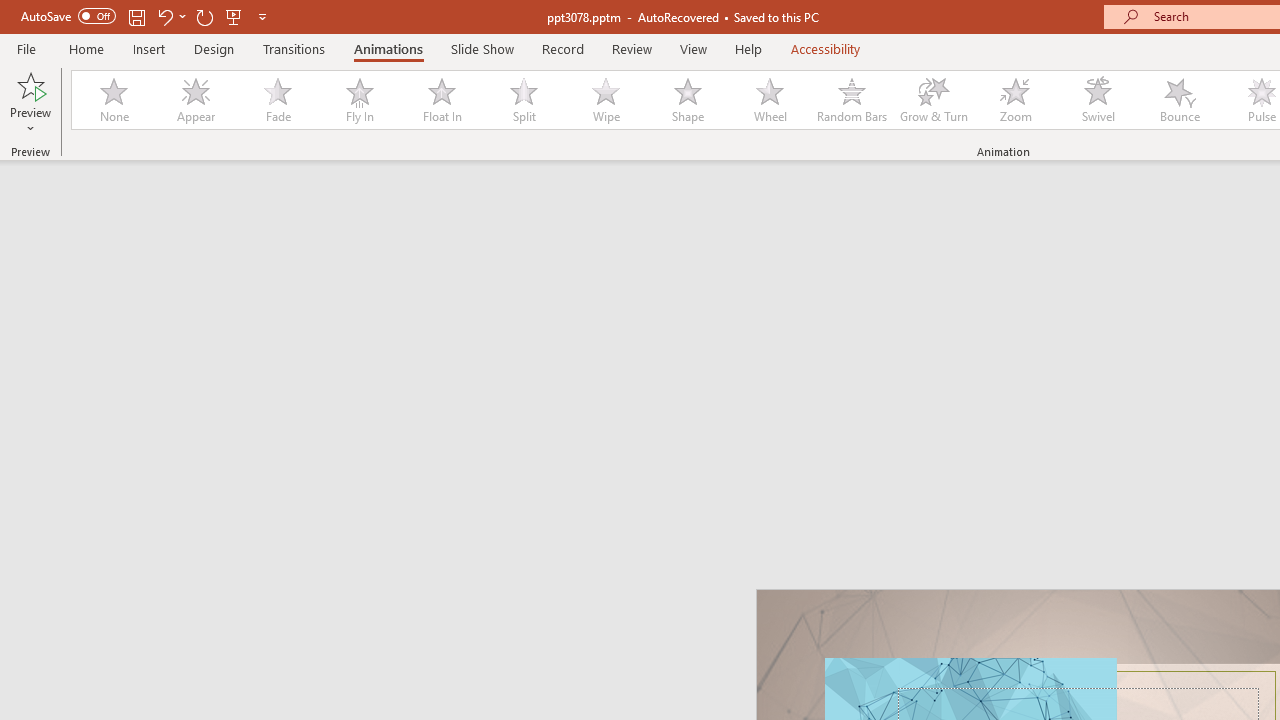 The height and width of the screenshot is (720, 1280). What do you see at coordinates (769, 100) in the screenshot?
I see `'Wheel'` at bounding box center [769, 100].